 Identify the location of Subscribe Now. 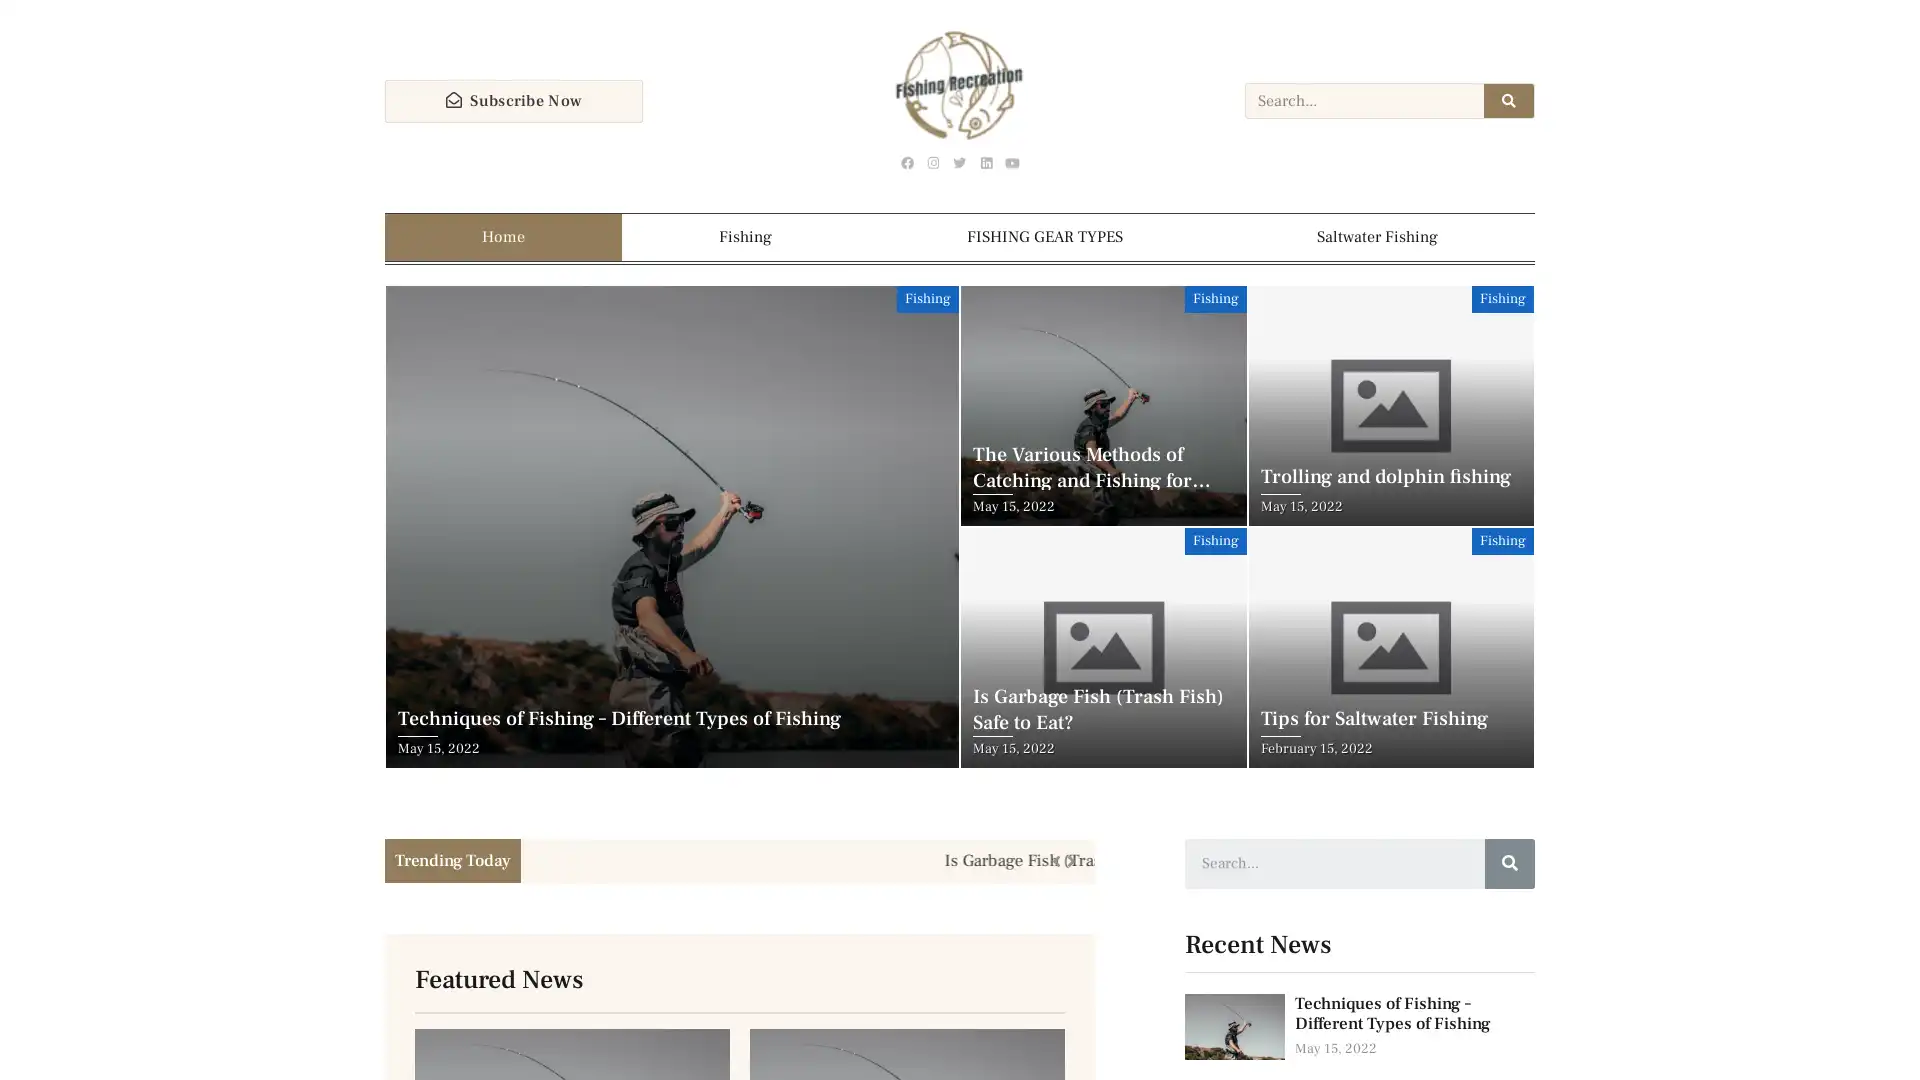
(513, 100).